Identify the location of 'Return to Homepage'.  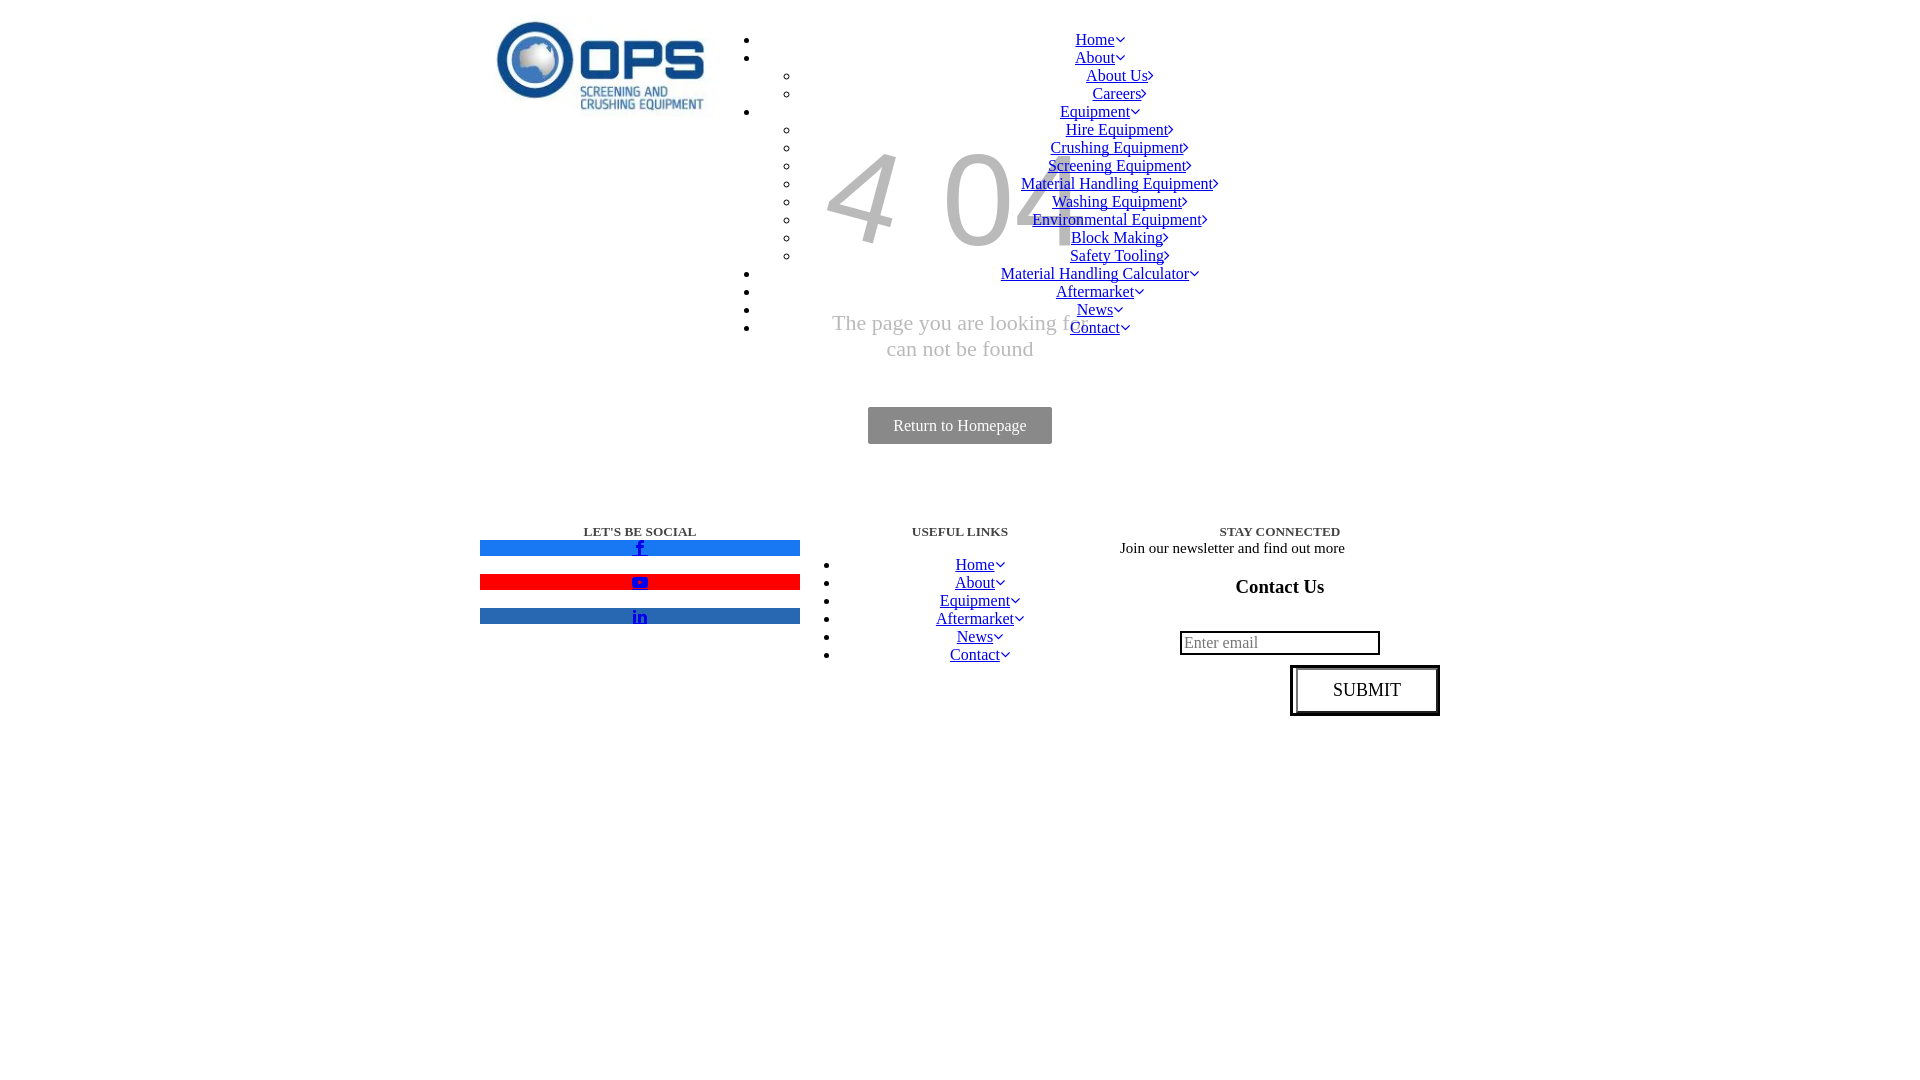
(868, 424).